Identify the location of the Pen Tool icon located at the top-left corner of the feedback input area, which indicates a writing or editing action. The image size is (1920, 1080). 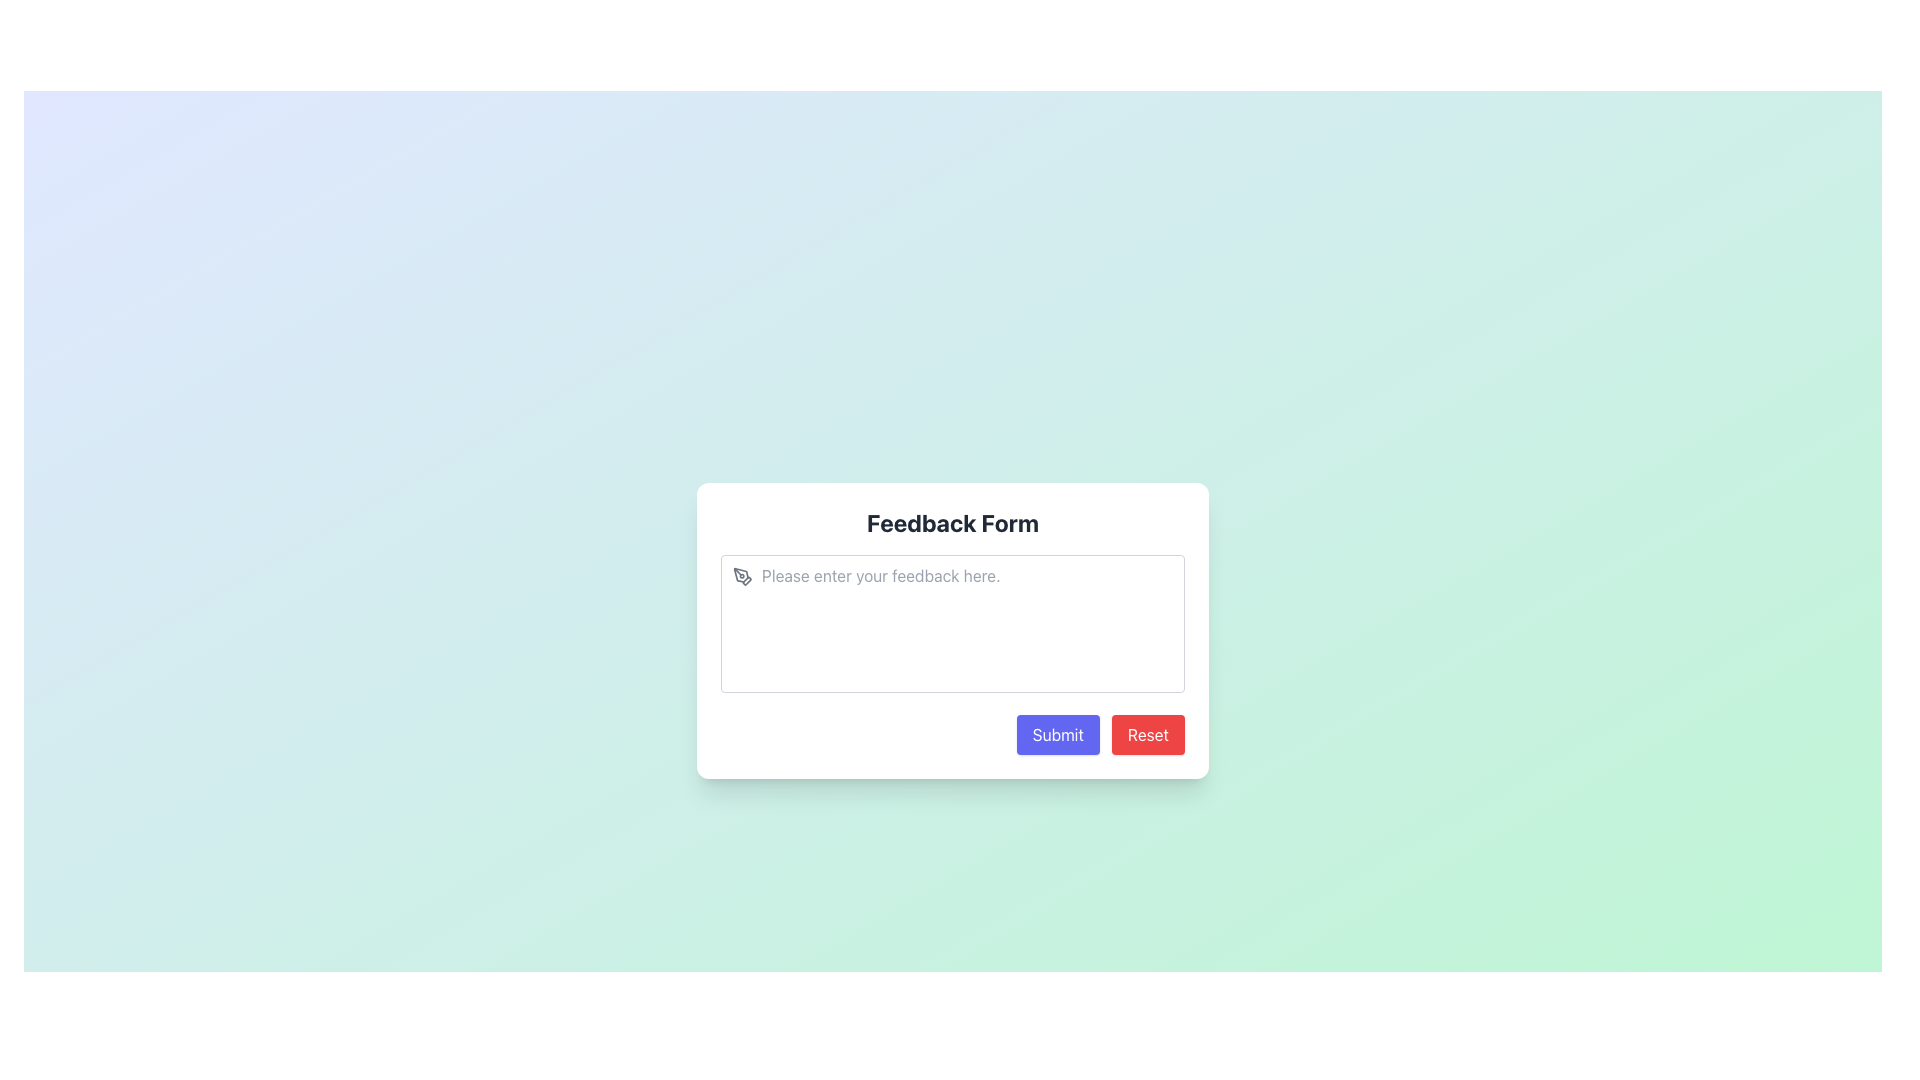
(742, 577).